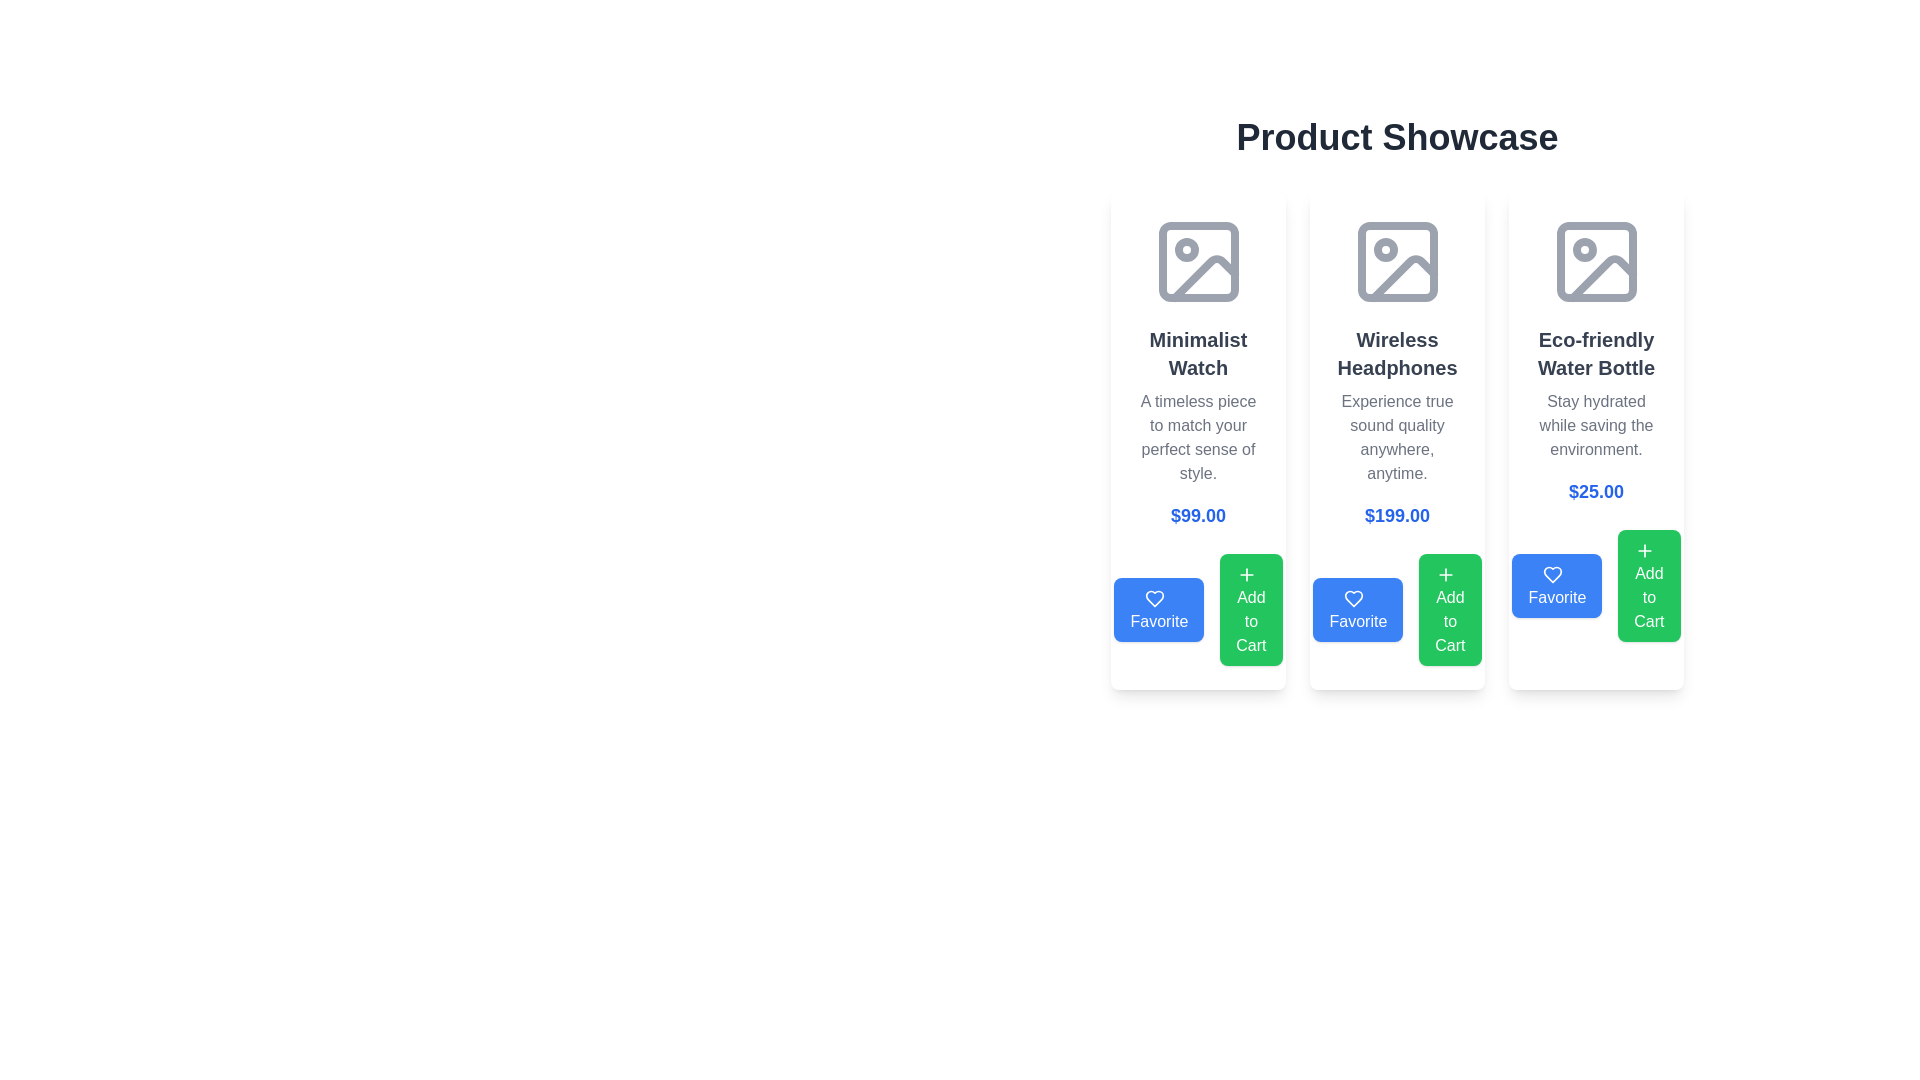  I want to click on the favorite button located at the bottom-left corner of the 'Minimalist Watch' product card to observe the hover effects, so click(1198, 608).